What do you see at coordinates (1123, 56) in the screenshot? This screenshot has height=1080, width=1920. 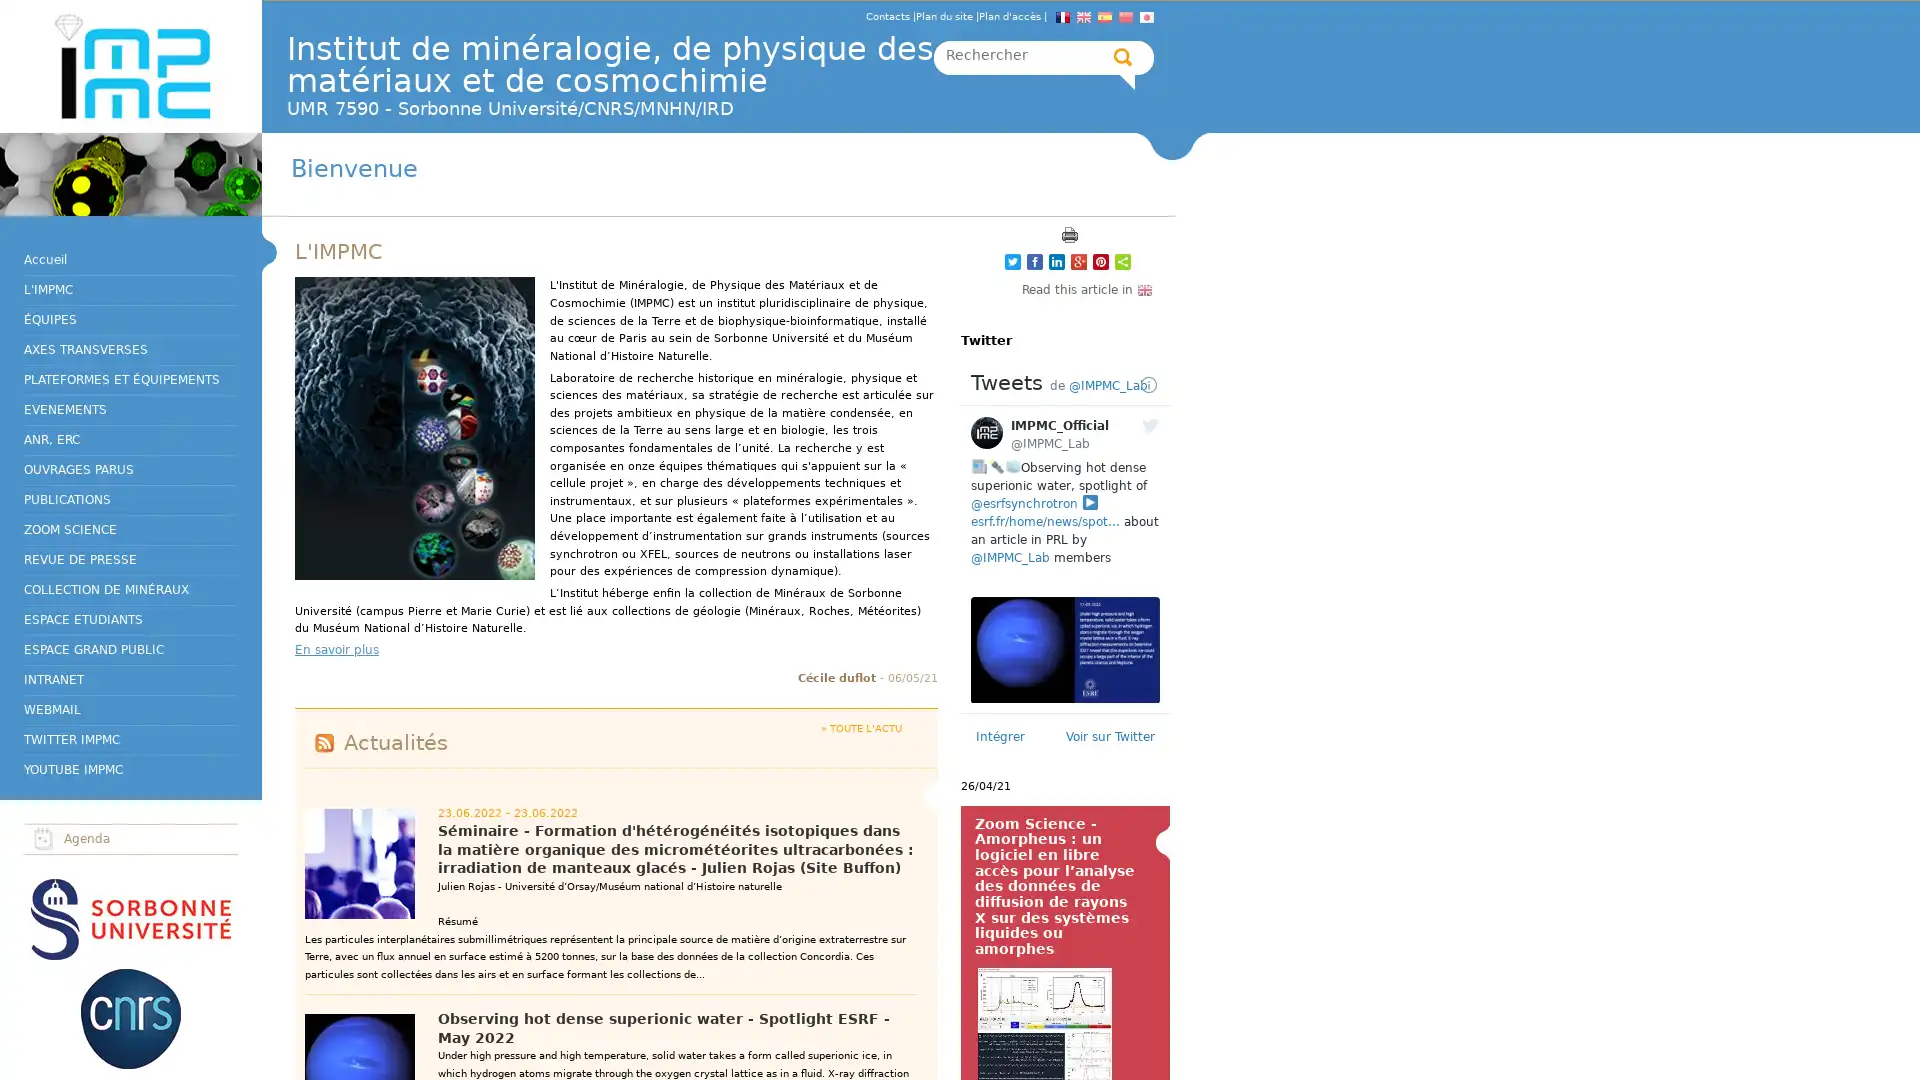 I see `Lancer la recherche` at bounding box center [1123, 56].